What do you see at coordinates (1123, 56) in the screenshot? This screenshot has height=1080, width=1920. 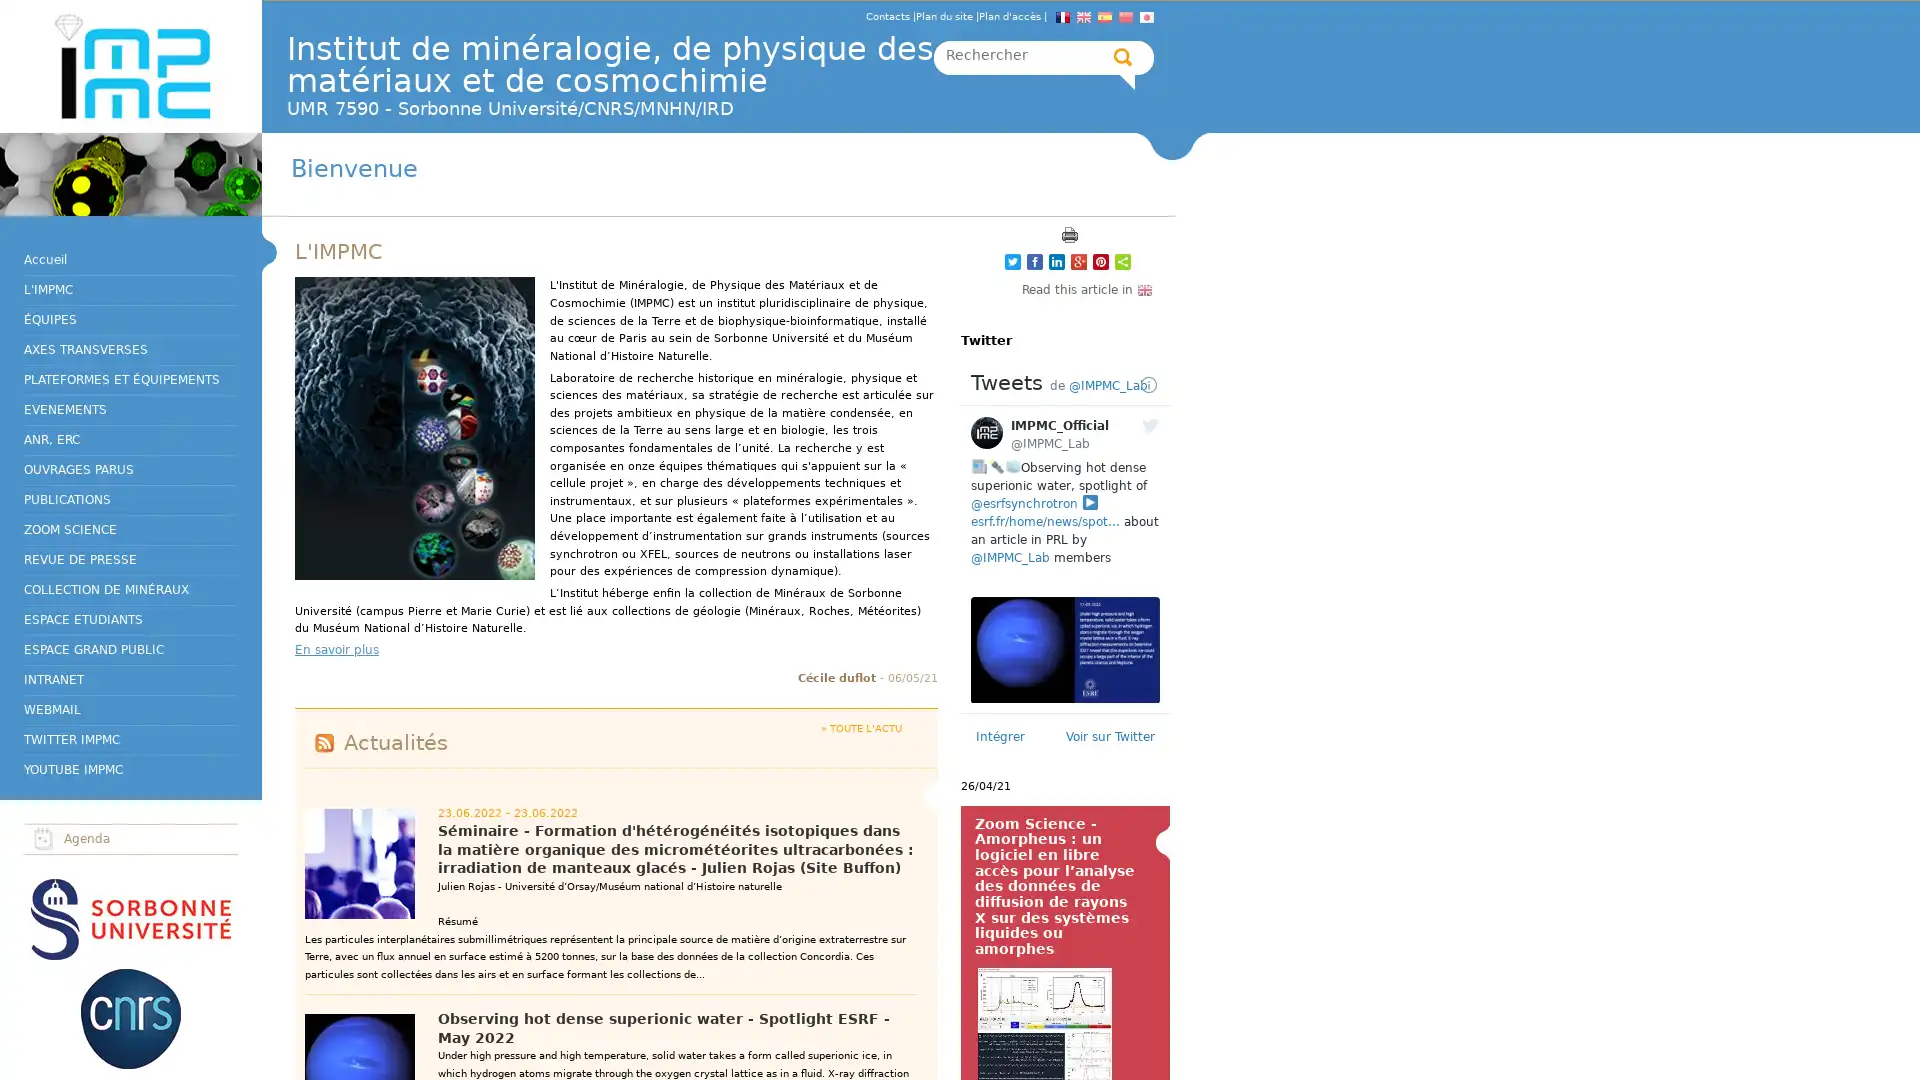 I see `Lancer la recherche` at bounding box center [1123, 56].